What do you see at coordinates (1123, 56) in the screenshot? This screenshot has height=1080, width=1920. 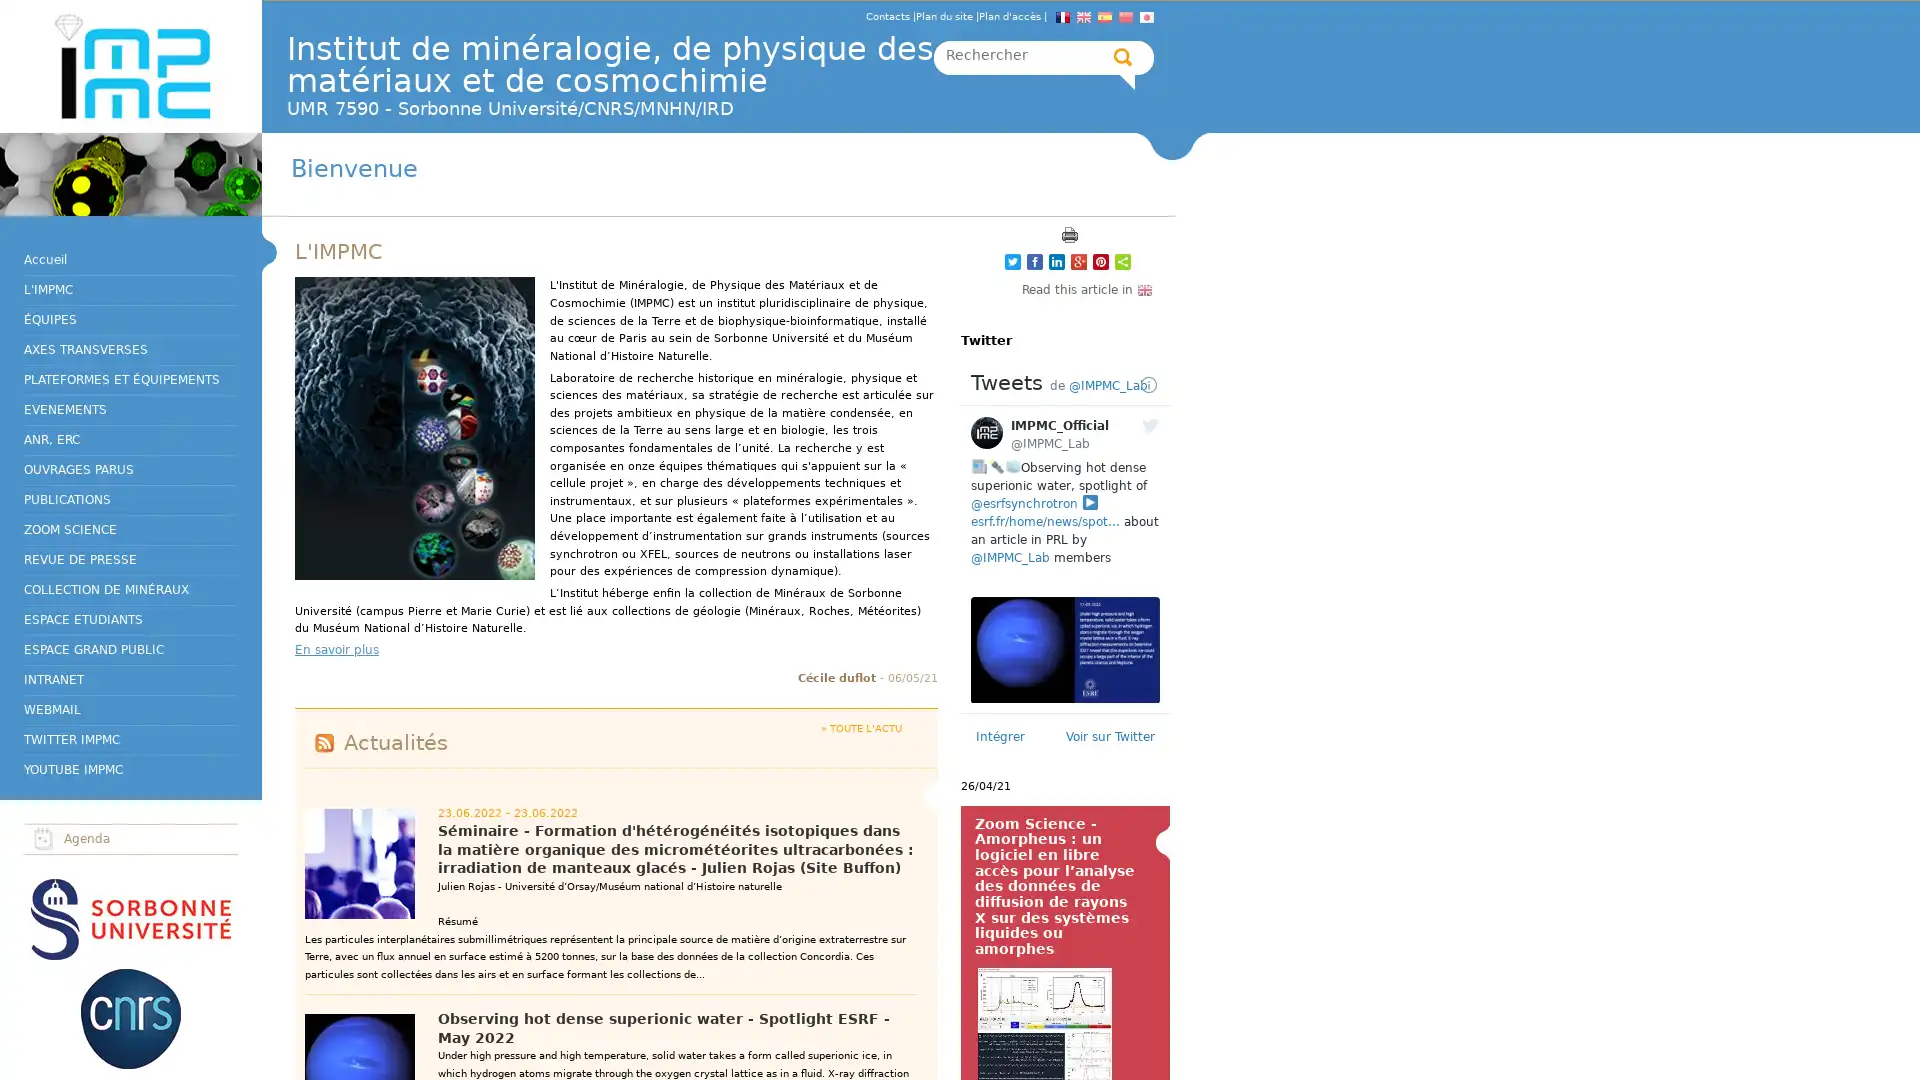 I see `Lancer la recherche` at bounding box center [1123, 56].